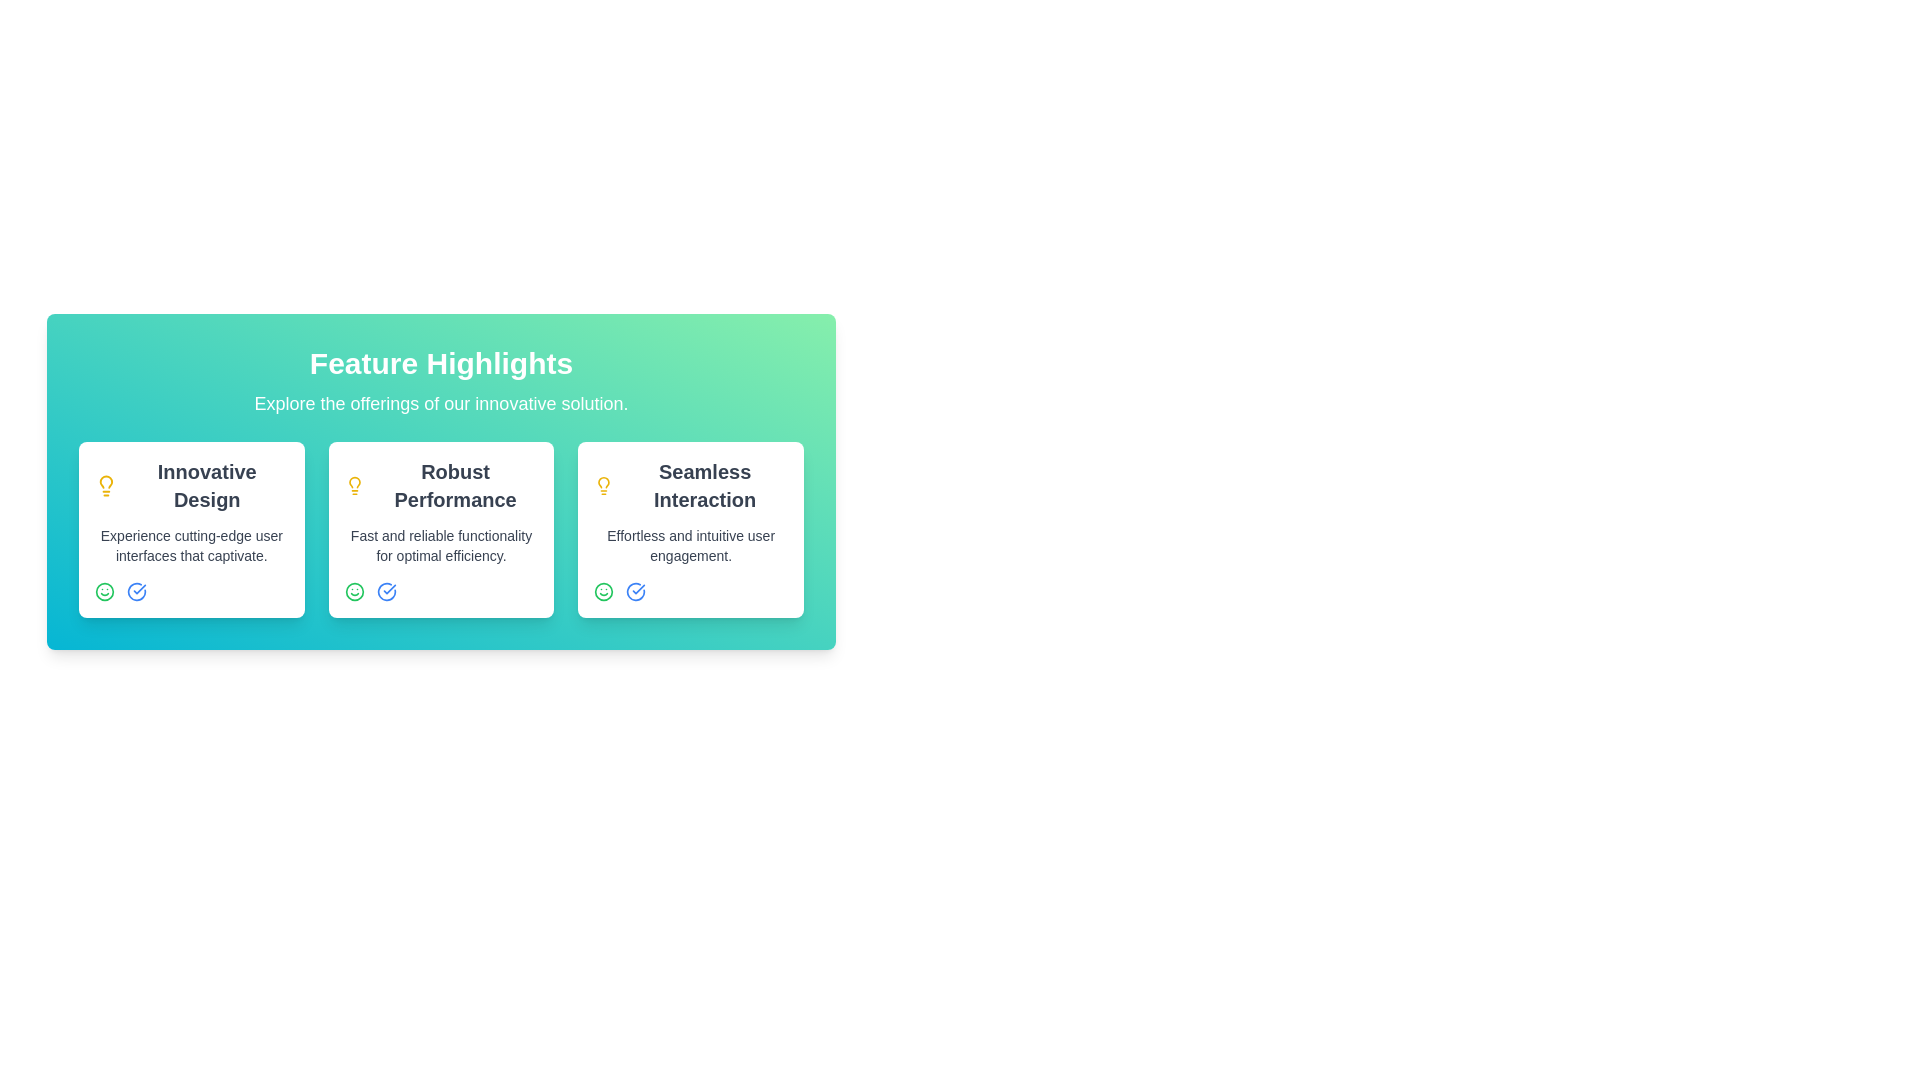 The height and width of the screenshot is (1080, 1920). What do you see at coordinates (635, 590) in the screenshot?
I see `the circular icon with a blue outline and checkmark inside, located` at bounding box center [635, 590].